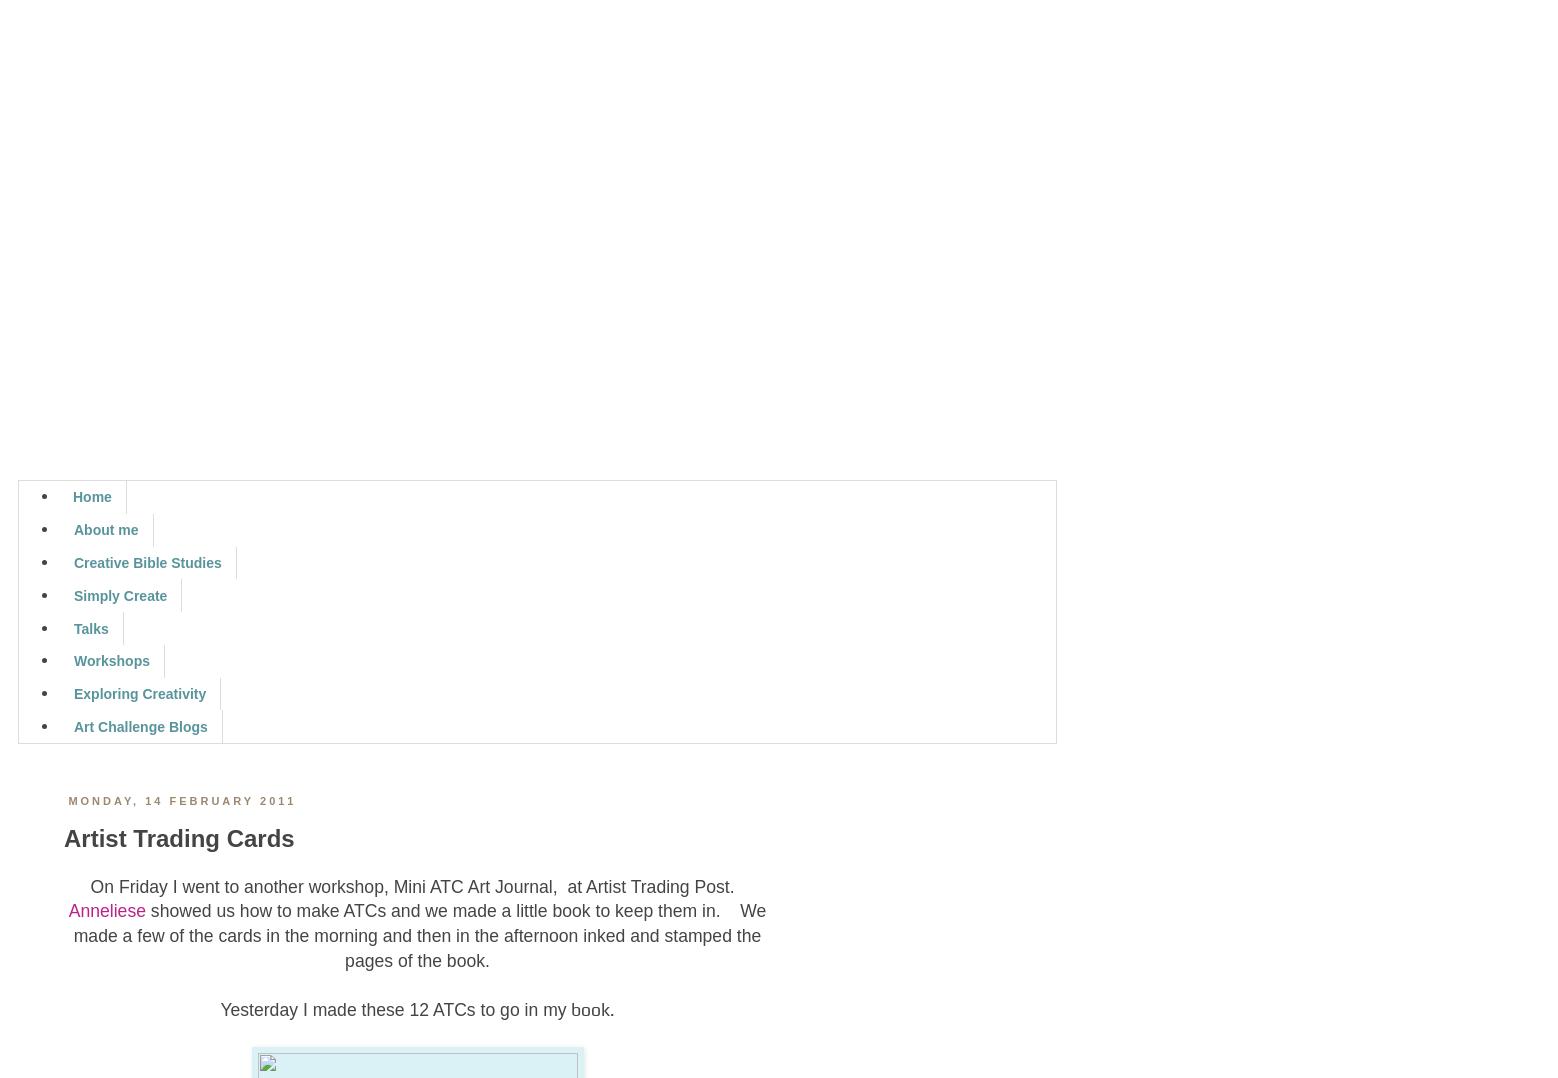  What do you see at coordinates (416, 885) in the screenshot?
I see `'On Friday I went to another workshop, Mini ATC Art Journal,  at Artist Trading Post.'` at bounding box center [416, 885].